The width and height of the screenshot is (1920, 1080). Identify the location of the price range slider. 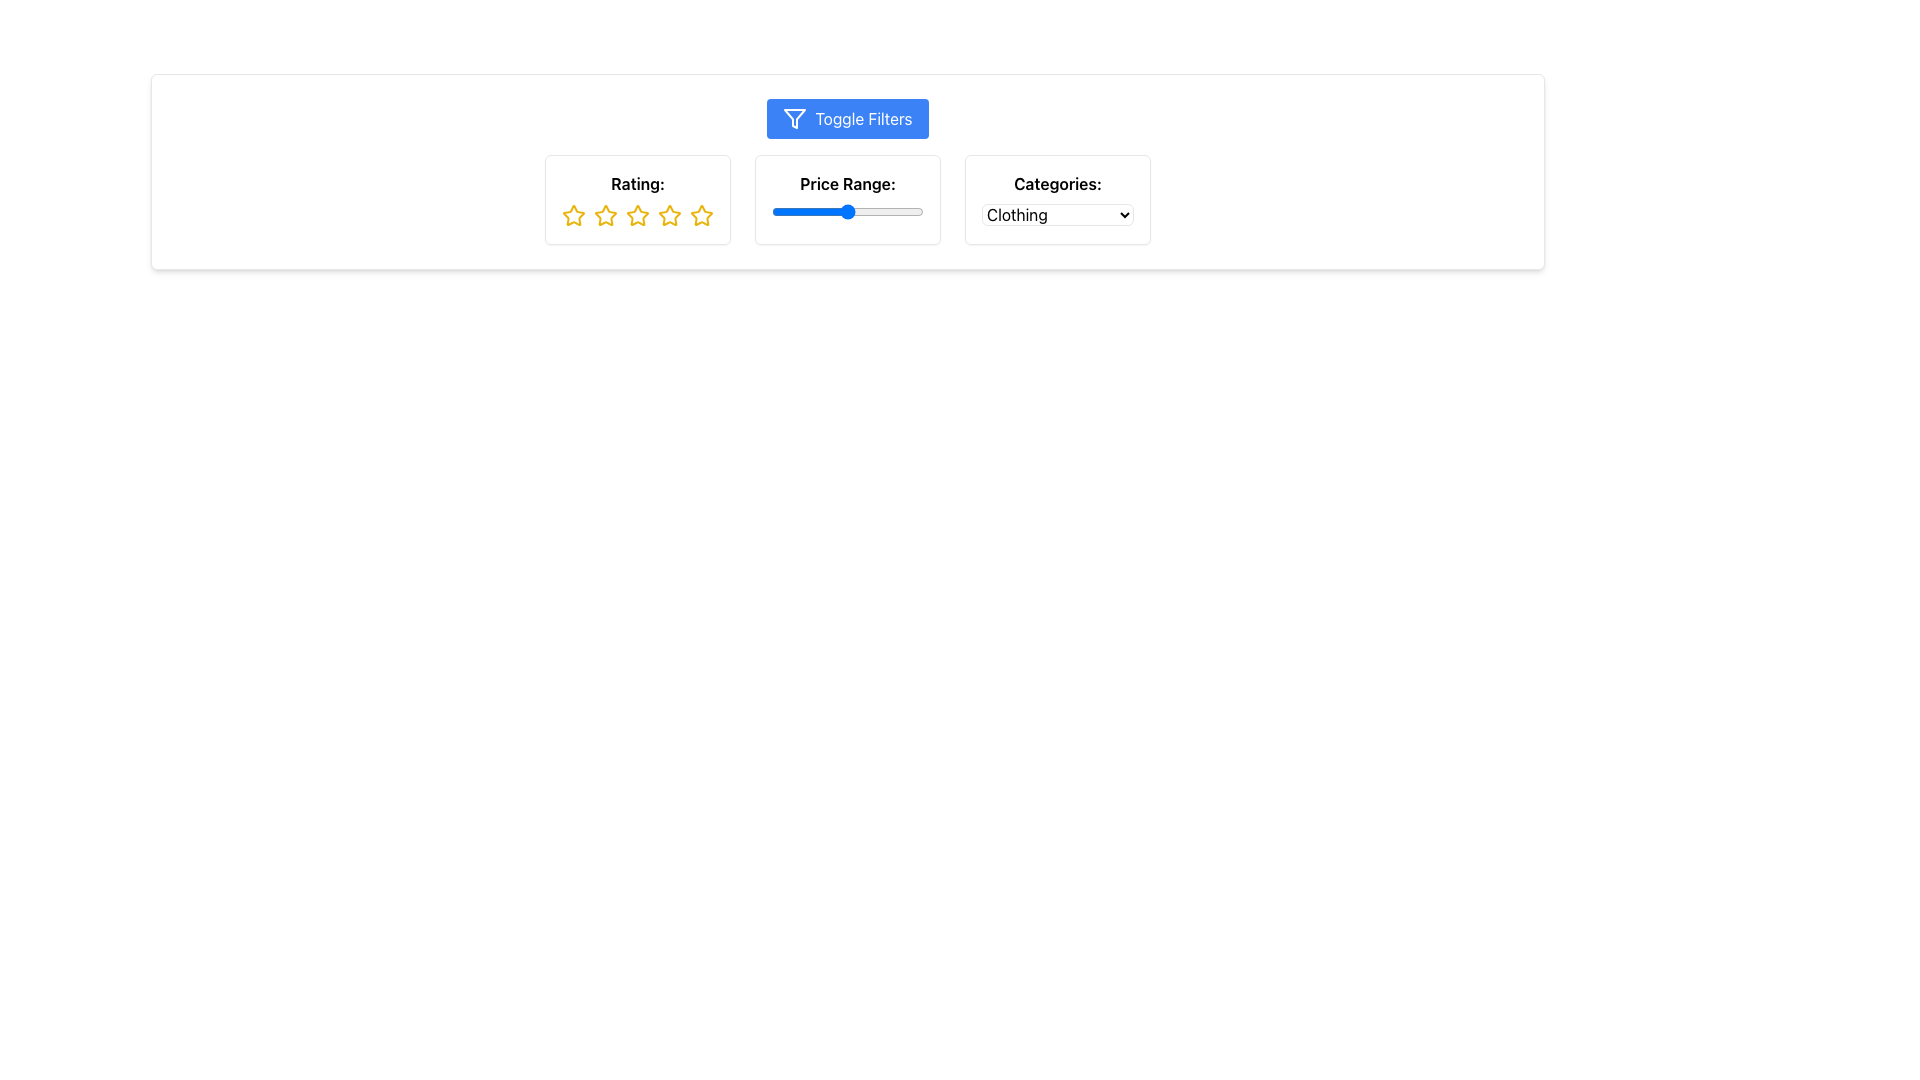
(829, 212).